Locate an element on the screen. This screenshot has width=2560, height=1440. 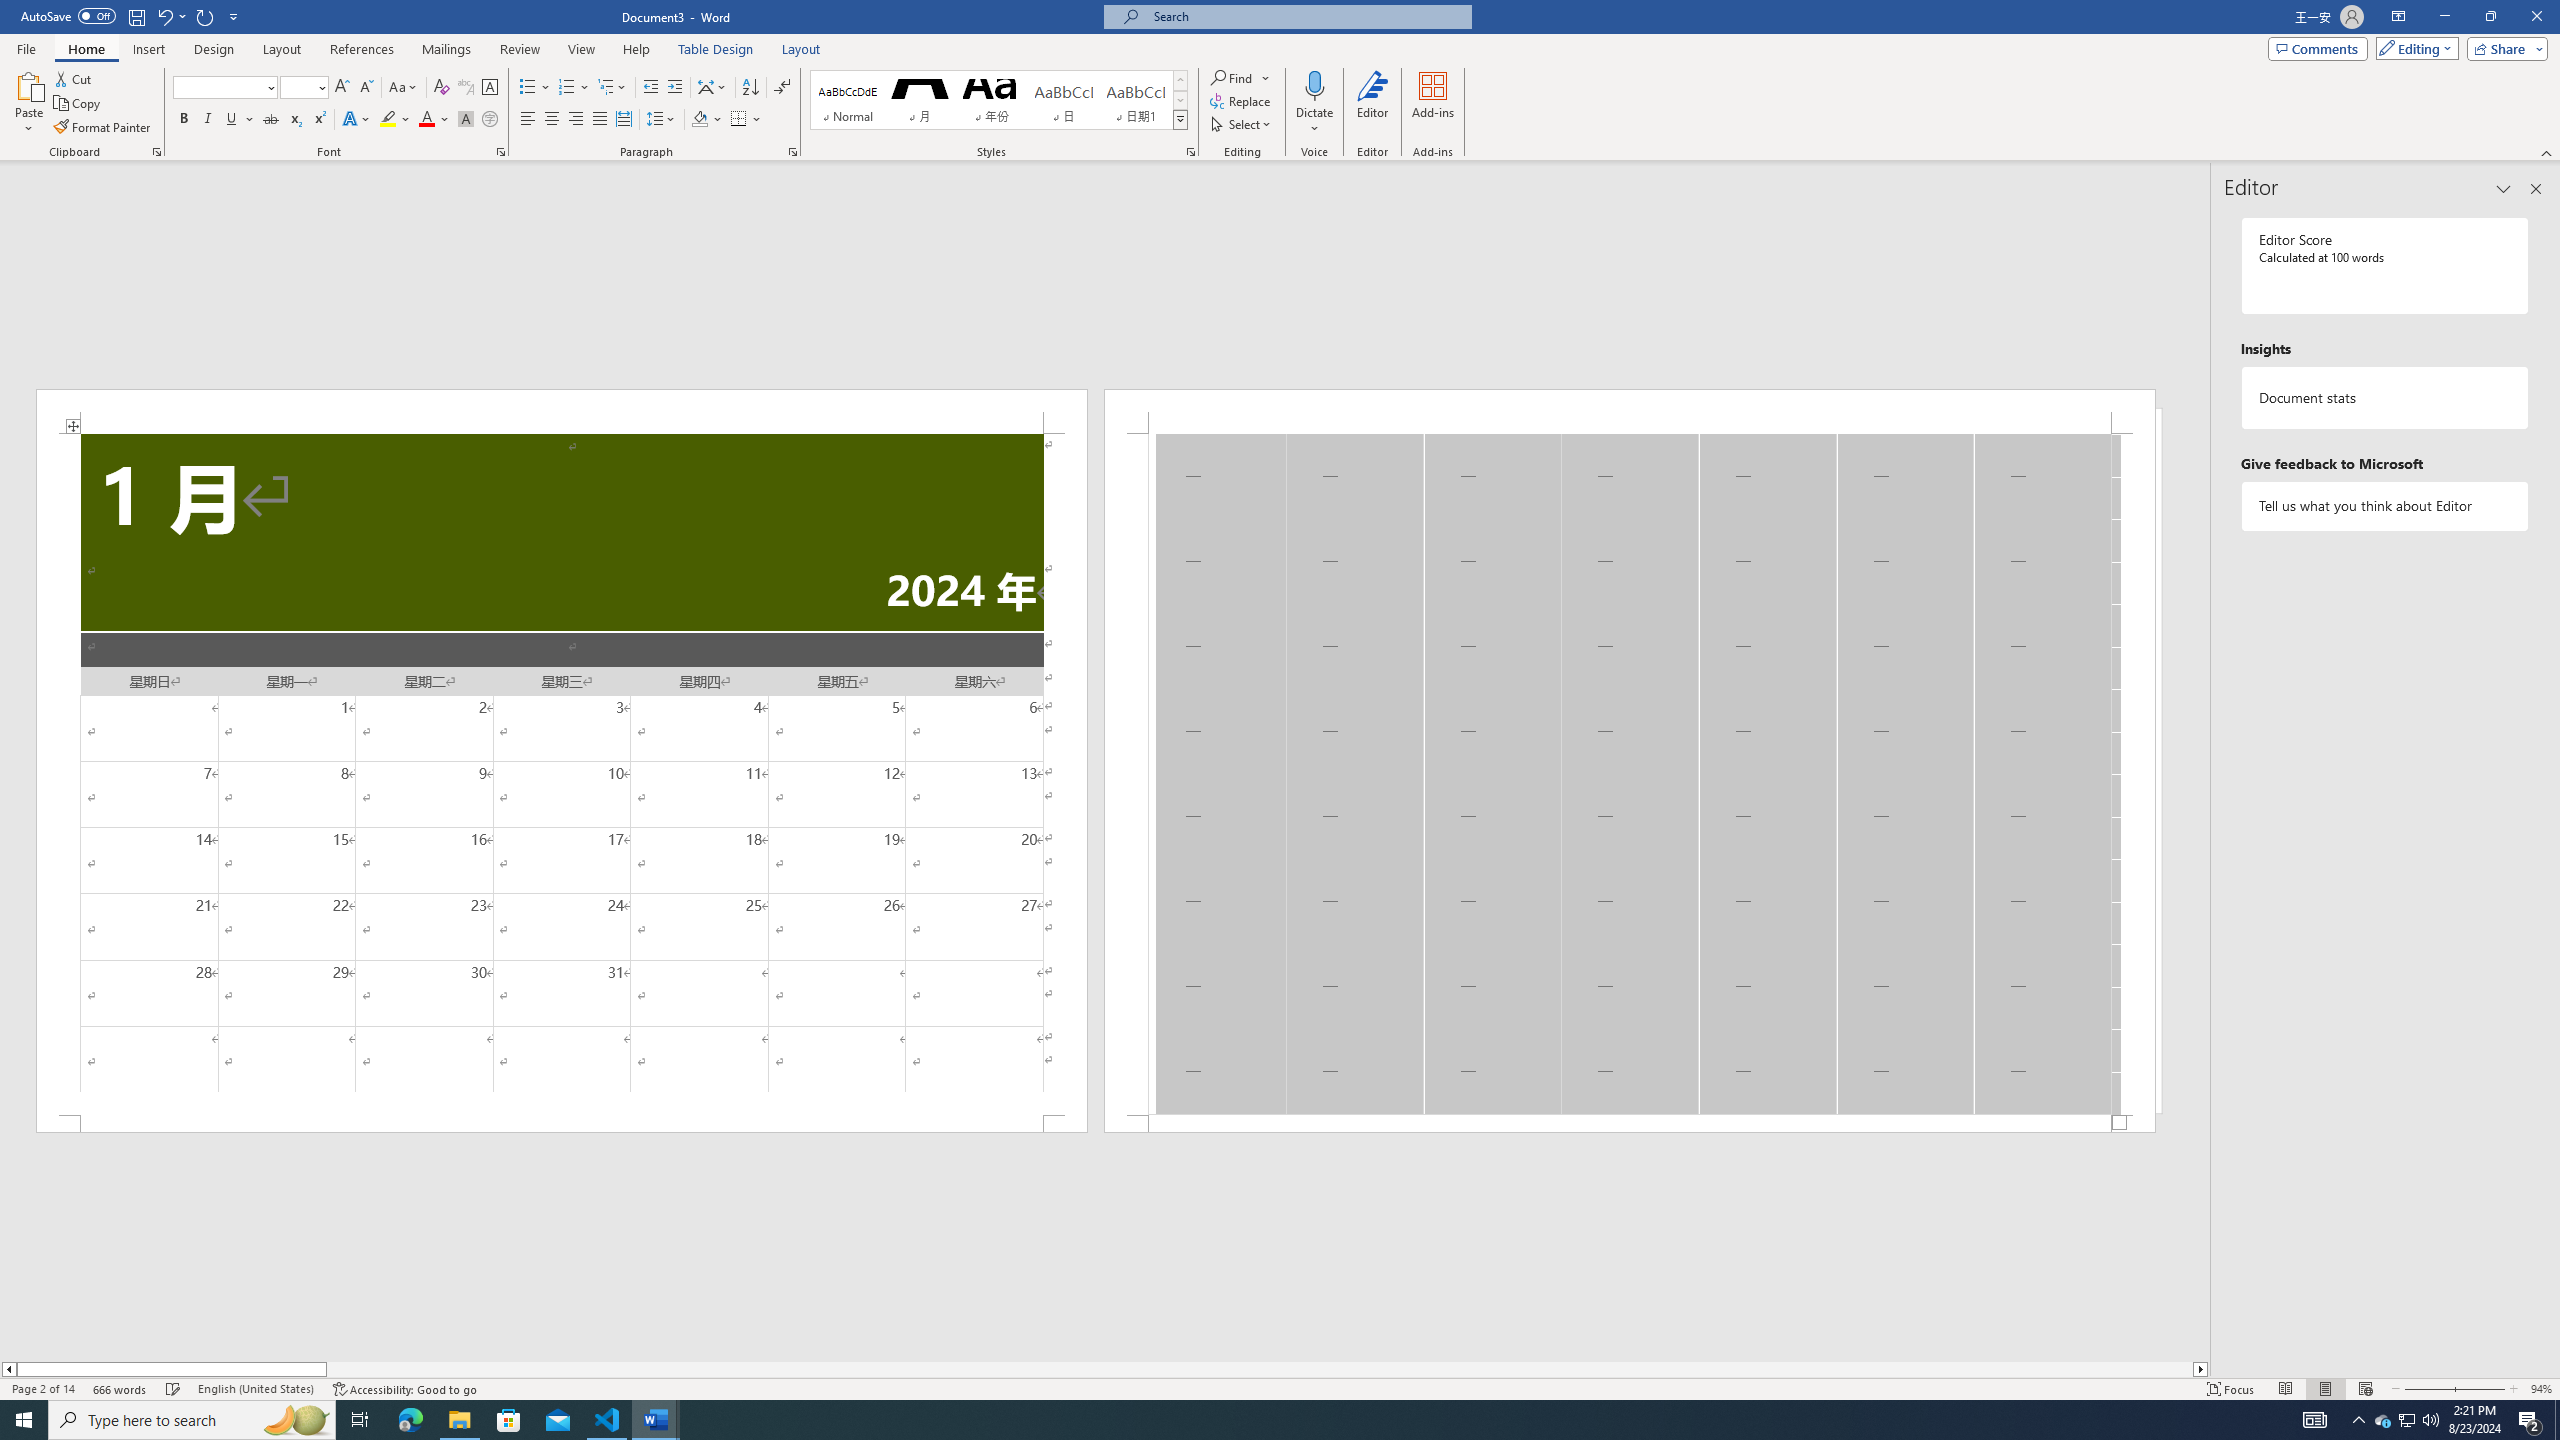
'Accessibility Checker Accessibility: Good to go' is located at coordinates (404, 1389).